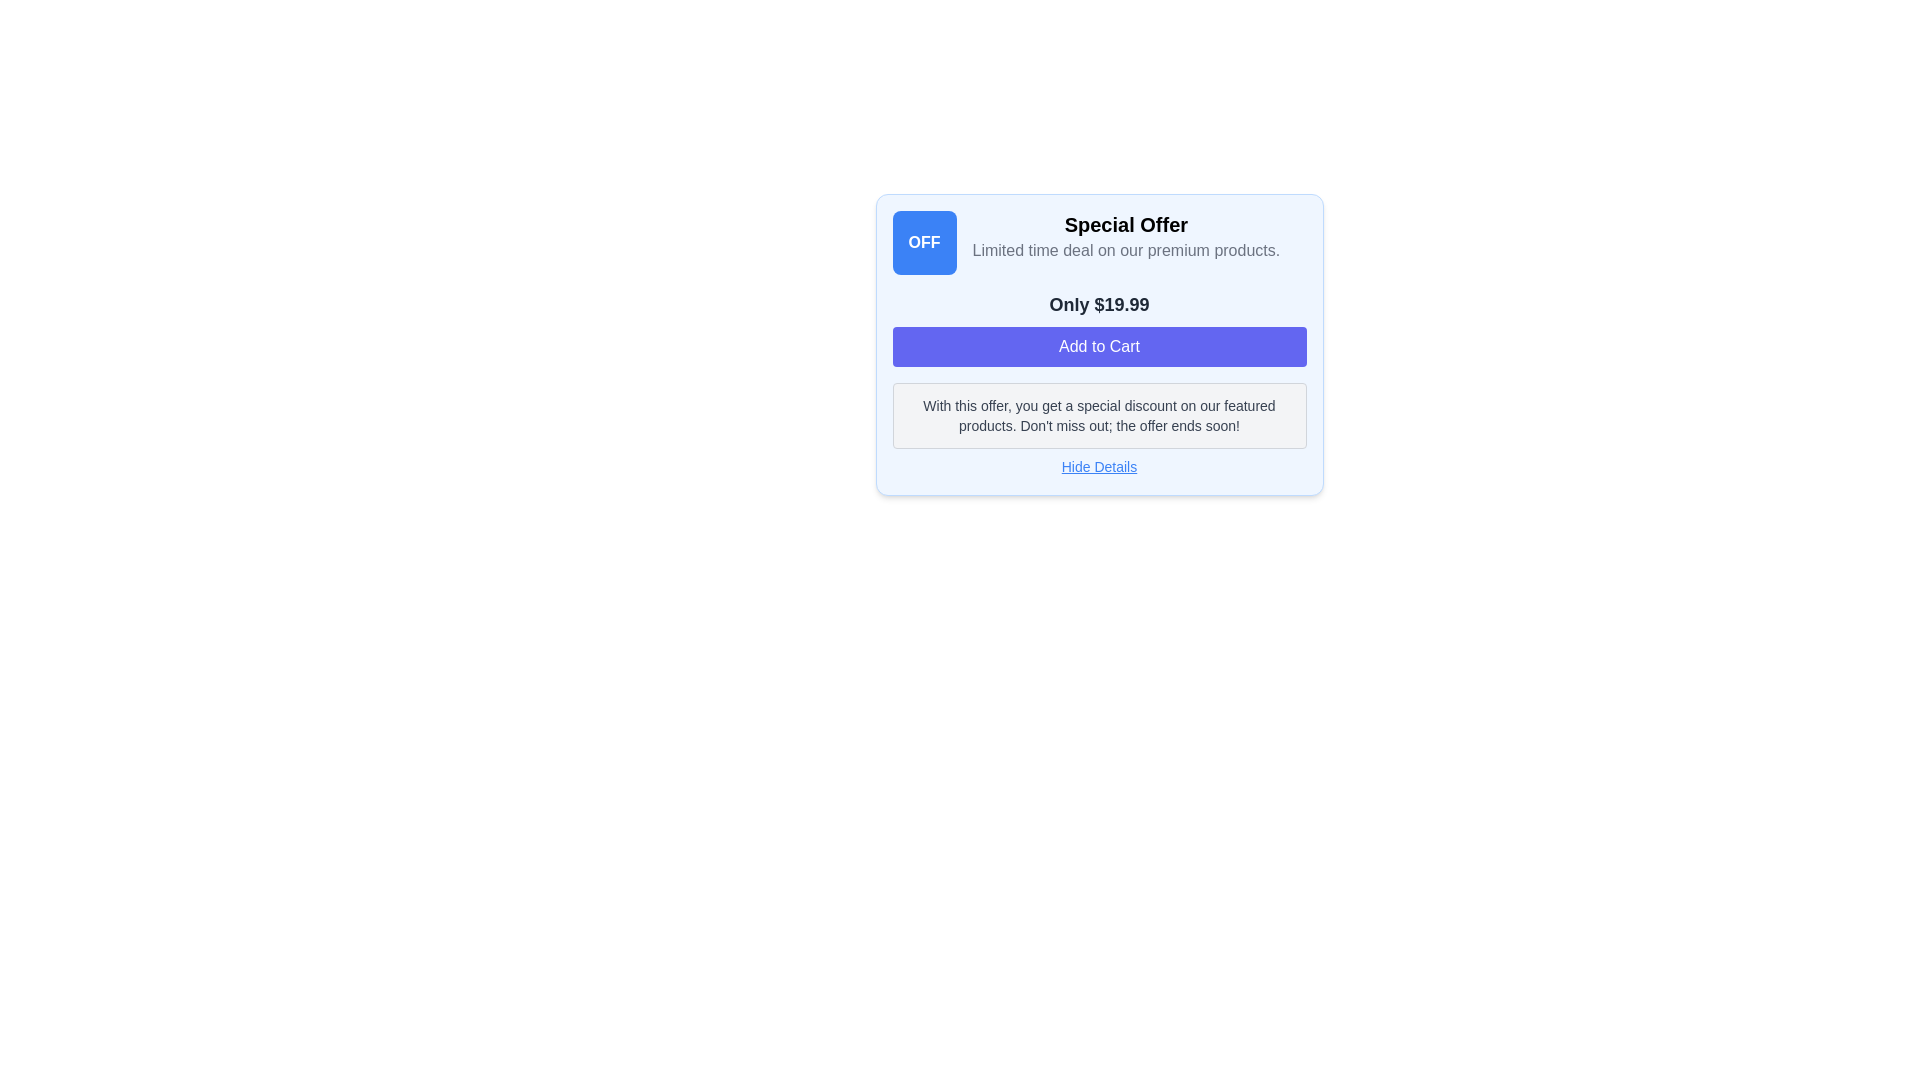  What do you see at coordinates (1126, 249) in the screenshot?
I see `the text display that reads 'Limited time deal on our premium products,' located below the bold 'Special Offer' title within a promotional card layout` at bounding box center [1126, 249].